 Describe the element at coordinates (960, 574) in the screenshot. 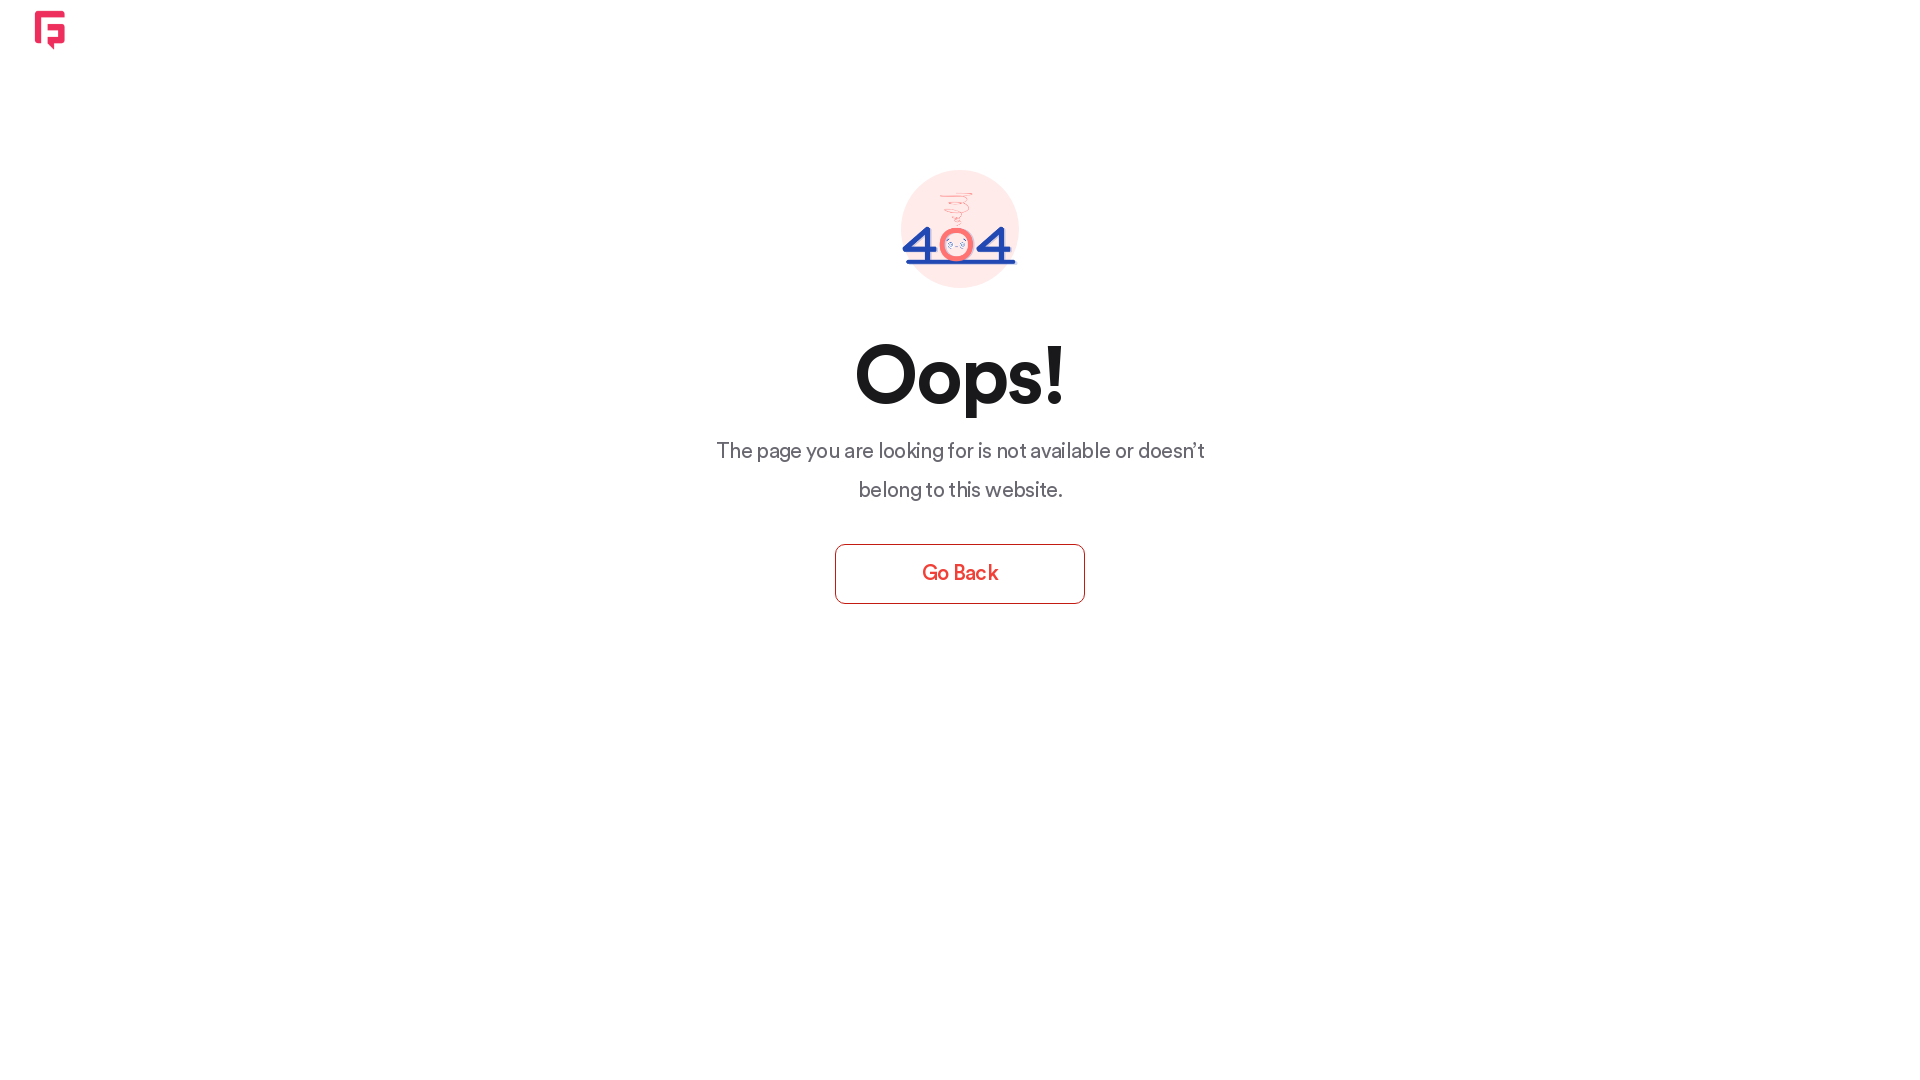

I see `'Go Back'` at that location.